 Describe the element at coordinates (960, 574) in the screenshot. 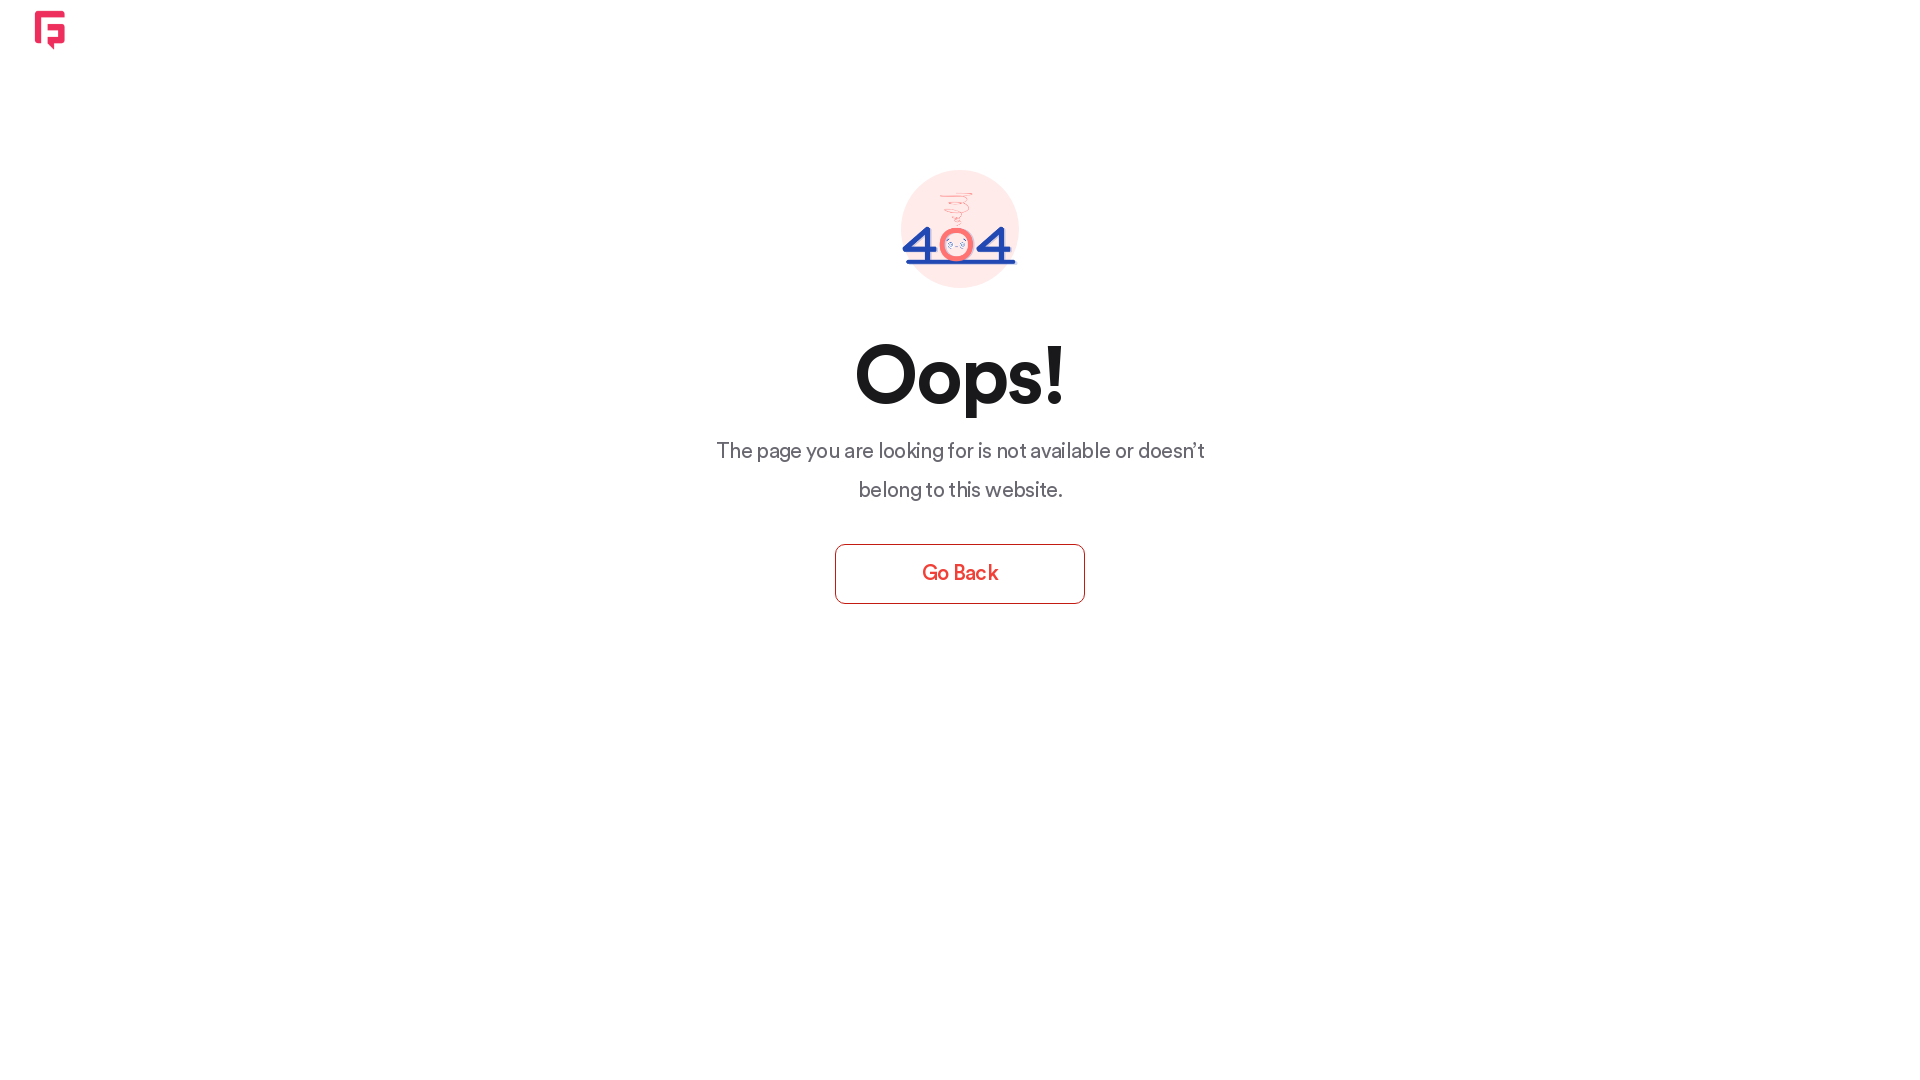

I see `'Go Back'` at that location.